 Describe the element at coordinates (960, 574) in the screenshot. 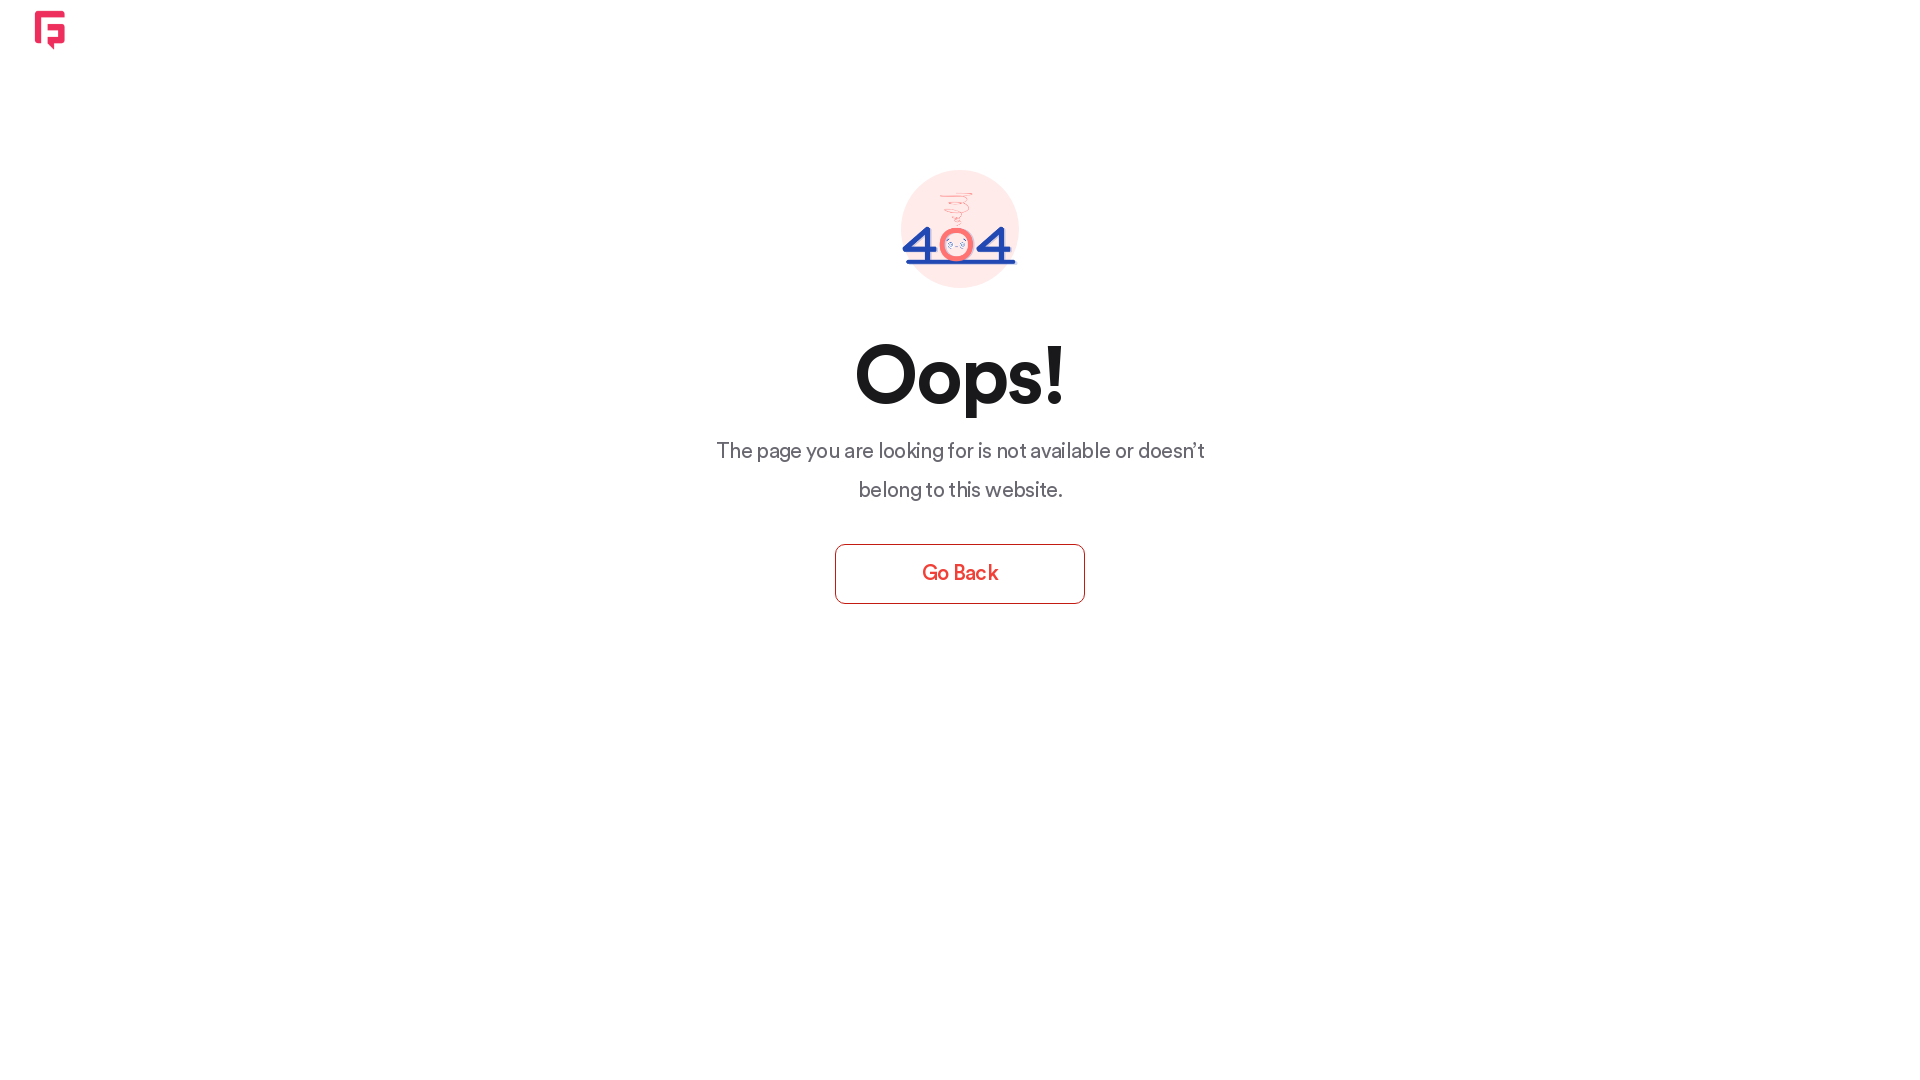

I see `'Go Back'` at that location.